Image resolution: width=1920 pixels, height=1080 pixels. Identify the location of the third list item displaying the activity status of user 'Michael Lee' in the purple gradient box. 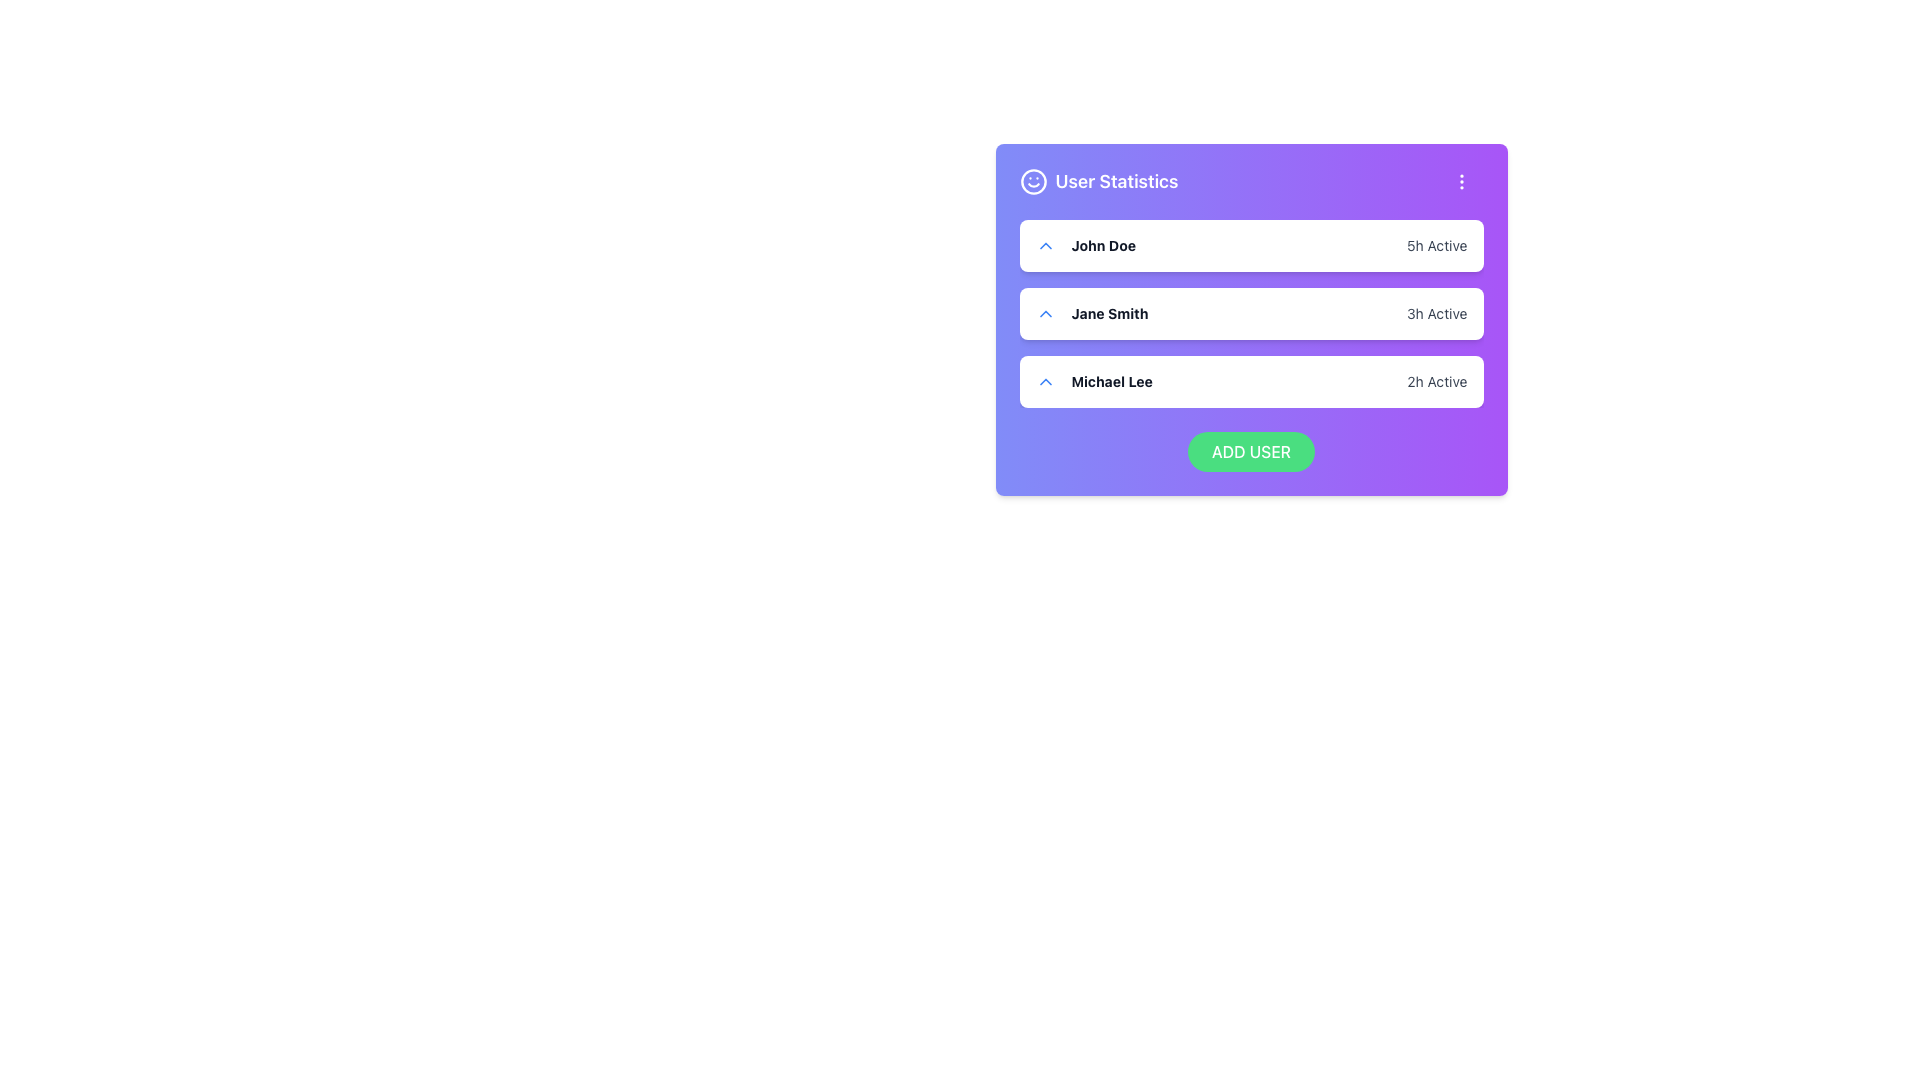
(1250, 362).